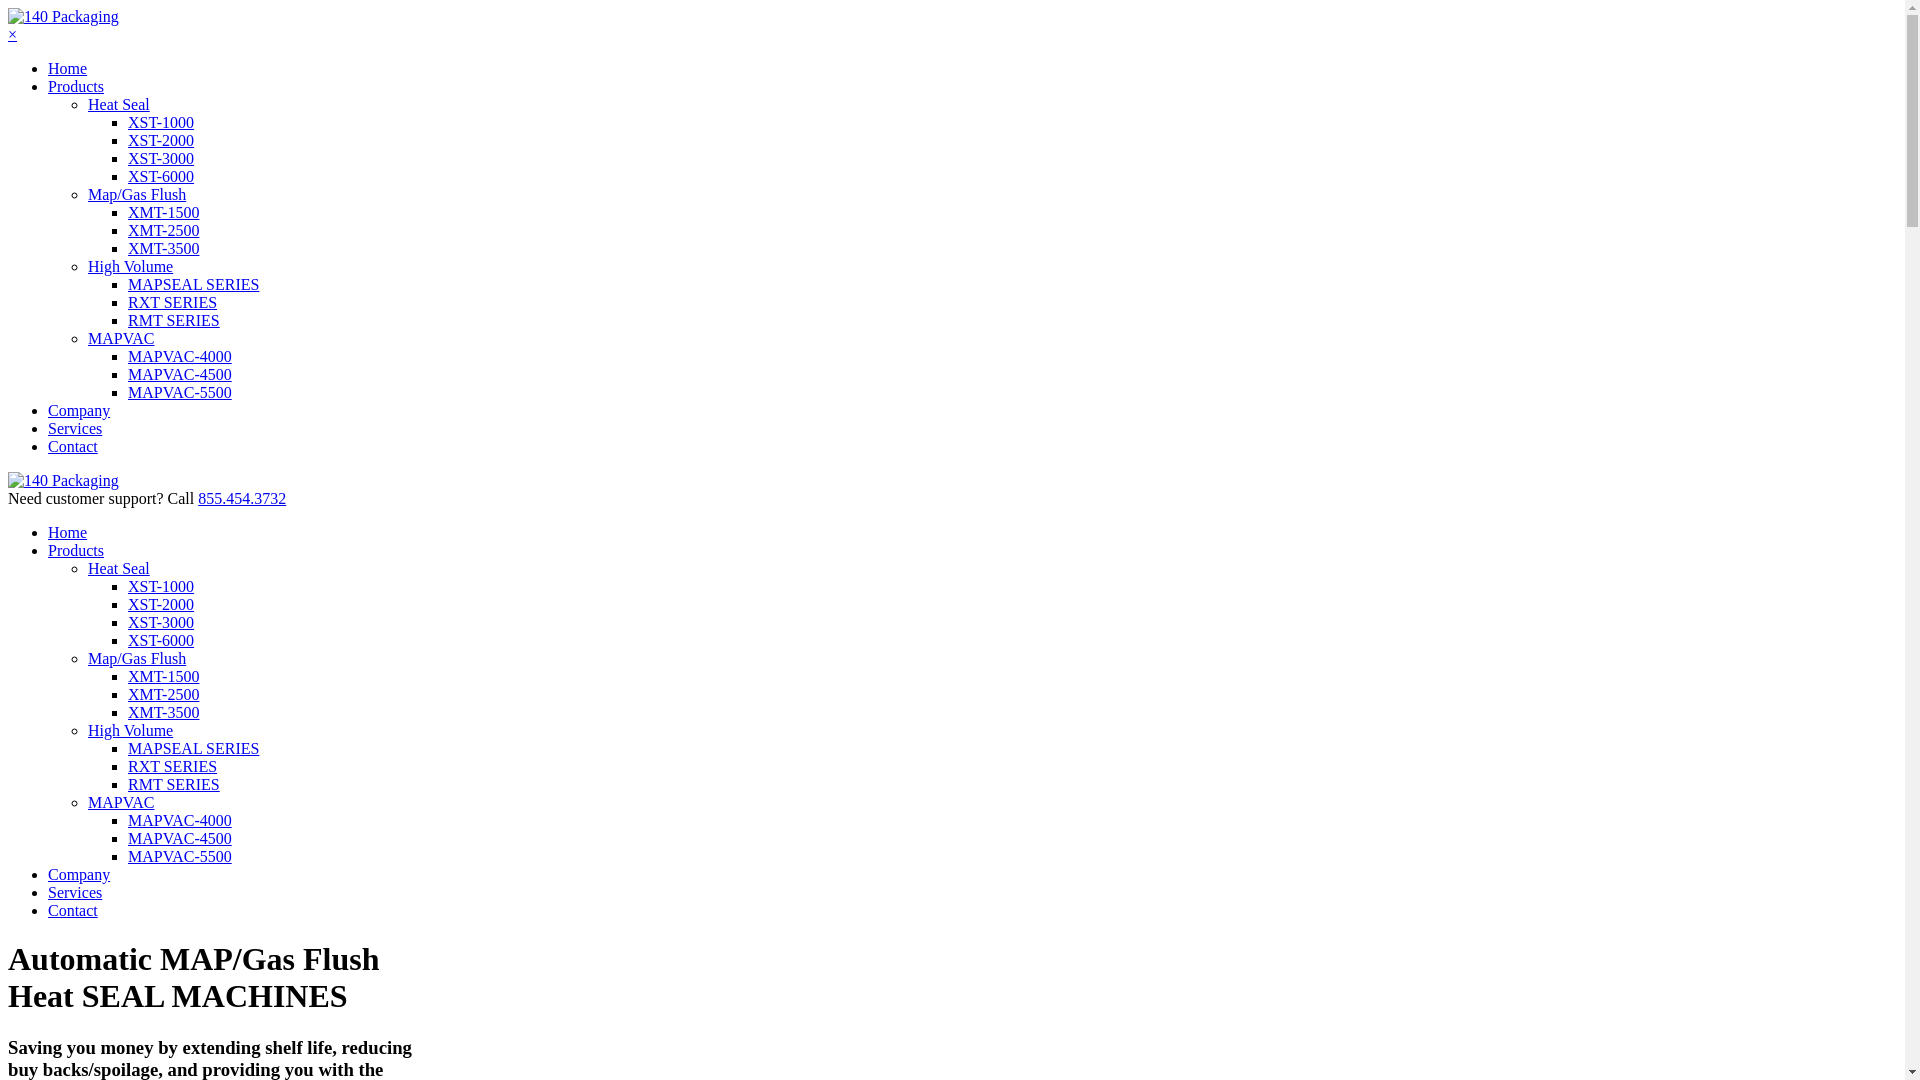 The image size is (1920, 1080). What do you see at coordinates (127, 302) in the screenshot?
I see `'RXT SERIES'` at bounding box center [127, 302].